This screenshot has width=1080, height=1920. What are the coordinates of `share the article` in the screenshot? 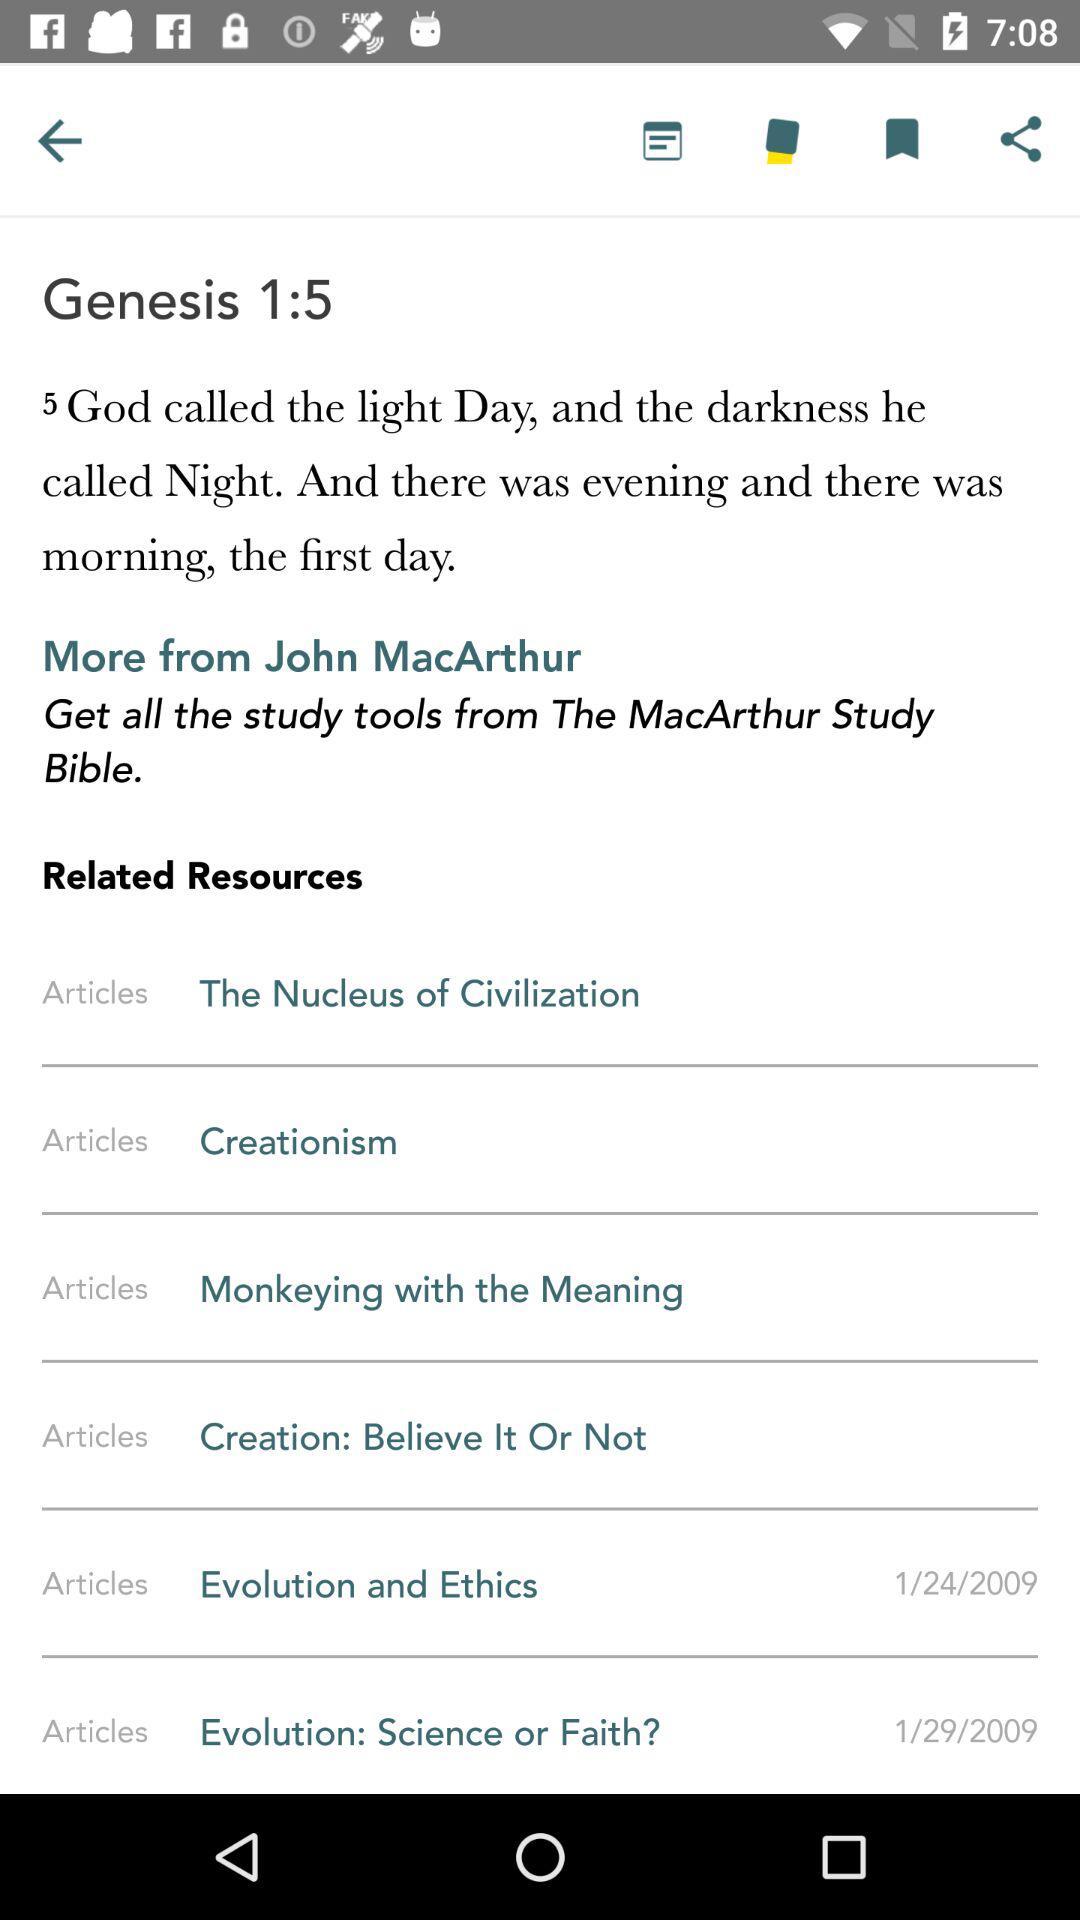 It's located at (1020, 139).